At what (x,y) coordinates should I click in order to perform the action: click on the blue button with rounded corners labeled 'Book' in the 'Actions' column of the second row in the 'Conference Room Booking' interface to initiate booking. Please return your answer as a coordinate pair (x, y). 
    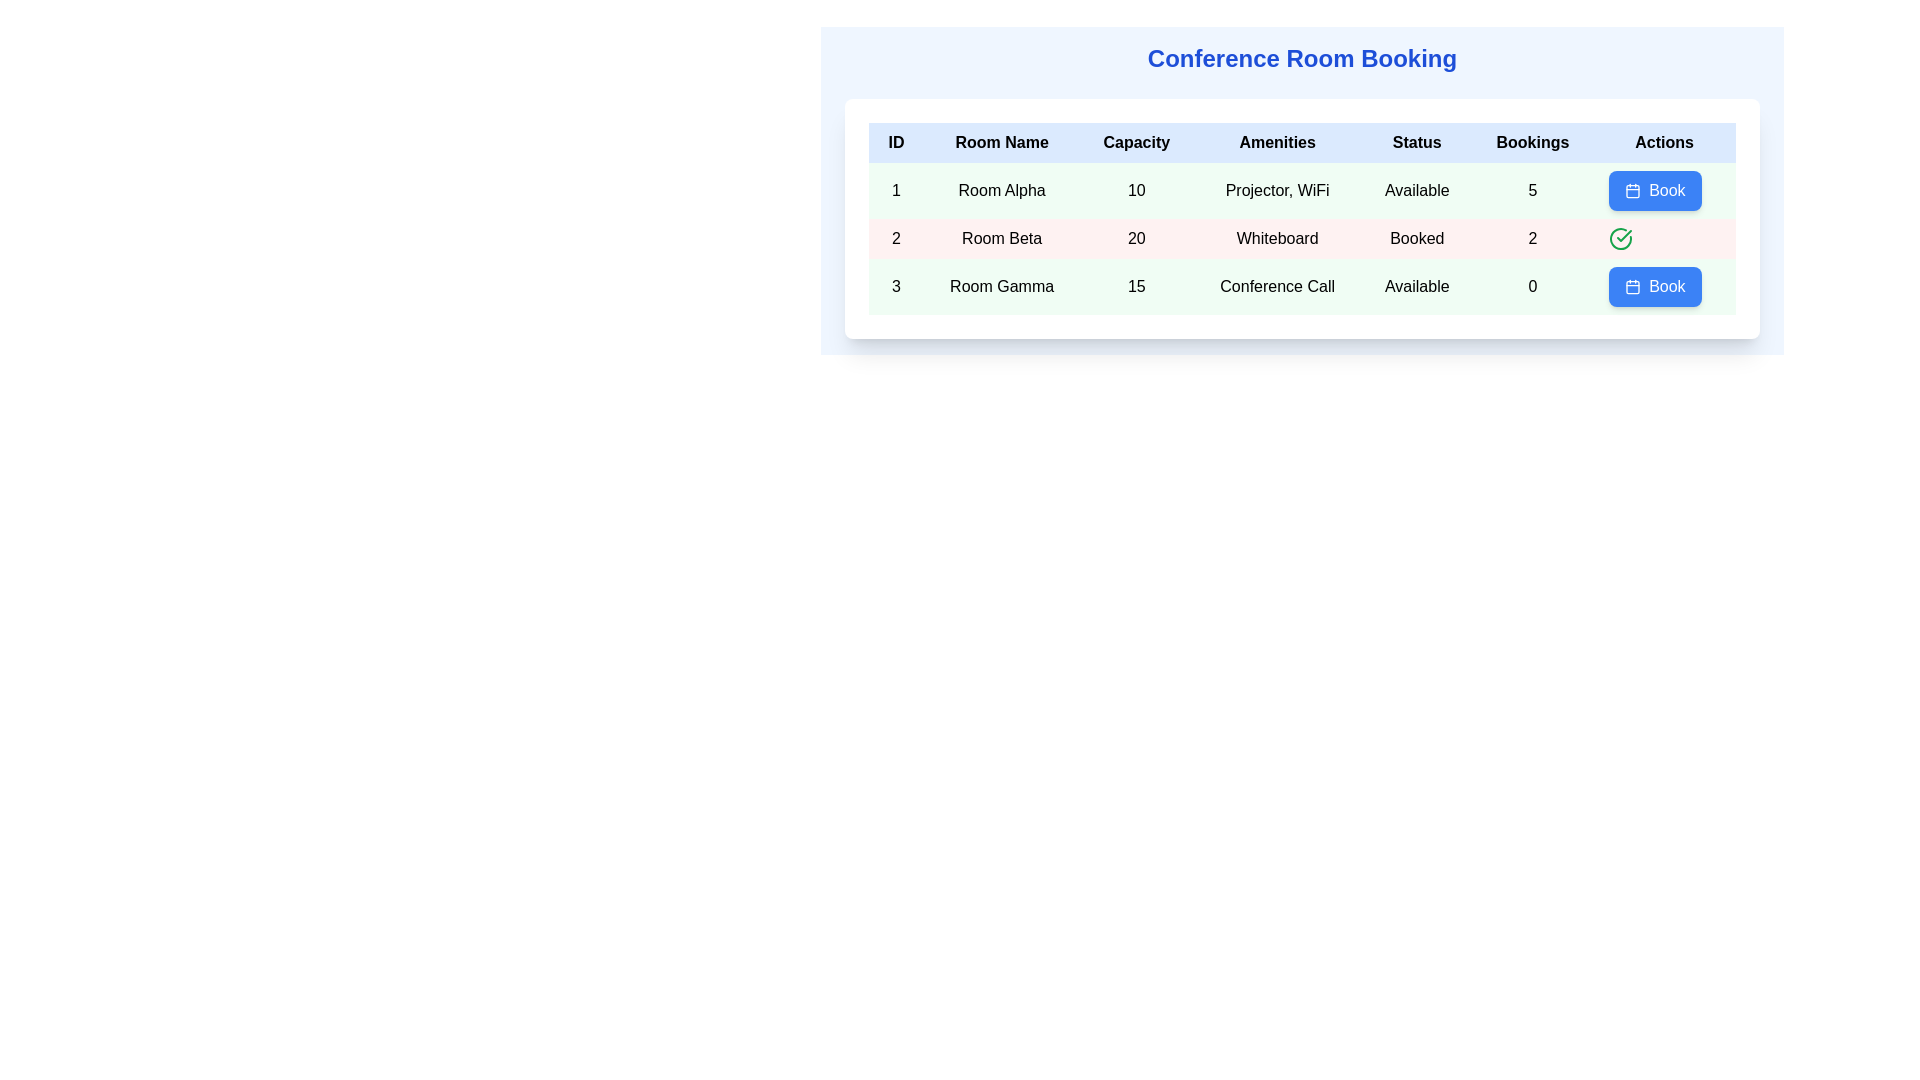
    Looking at the image, I should click on (1655, 191).